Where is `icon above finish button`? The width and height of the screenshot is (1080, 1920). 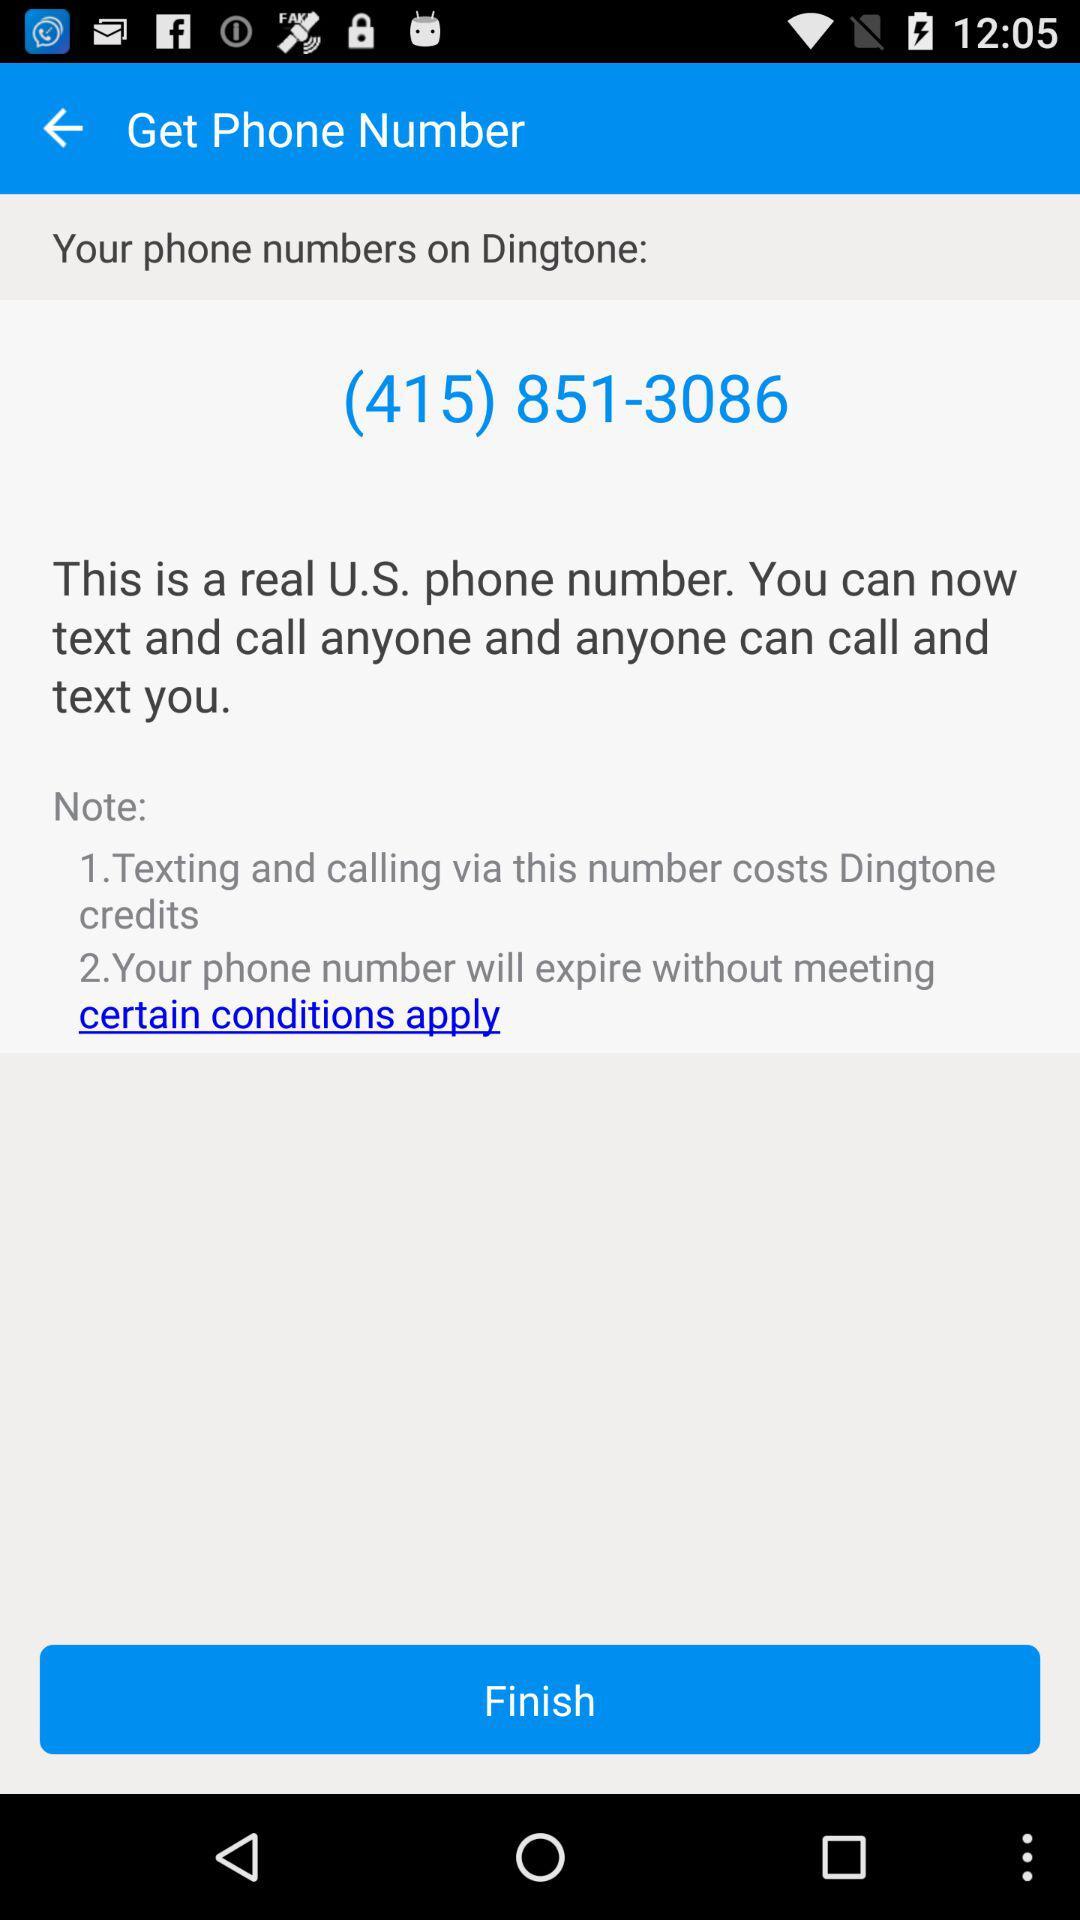 icon above finish button is located at coordinates (540, 989).